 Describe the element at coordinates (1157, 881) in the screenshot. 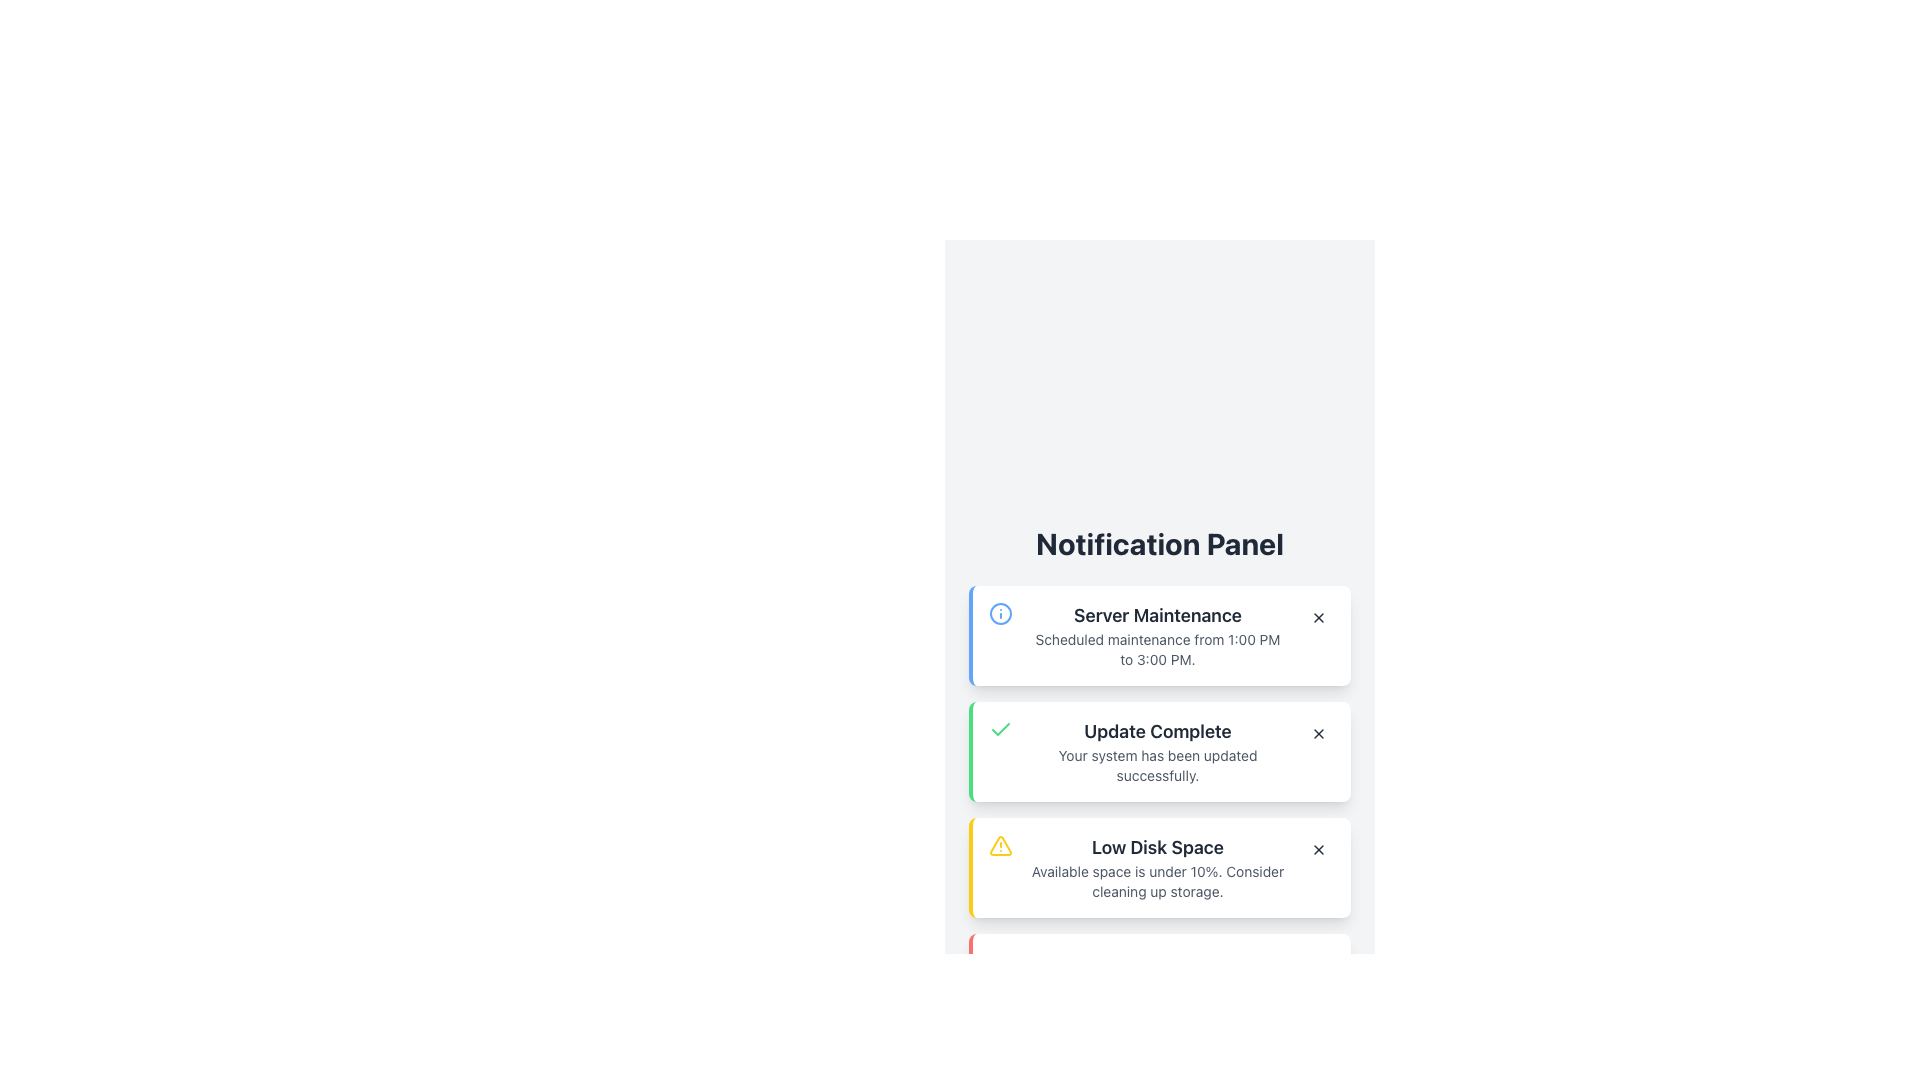

I see `the text element that reads 'Available space is under 10%. Consider cleaning up storage.' which is styled in a smaller, gray font and positioned below the title 'Low Disk Space'` at that location.